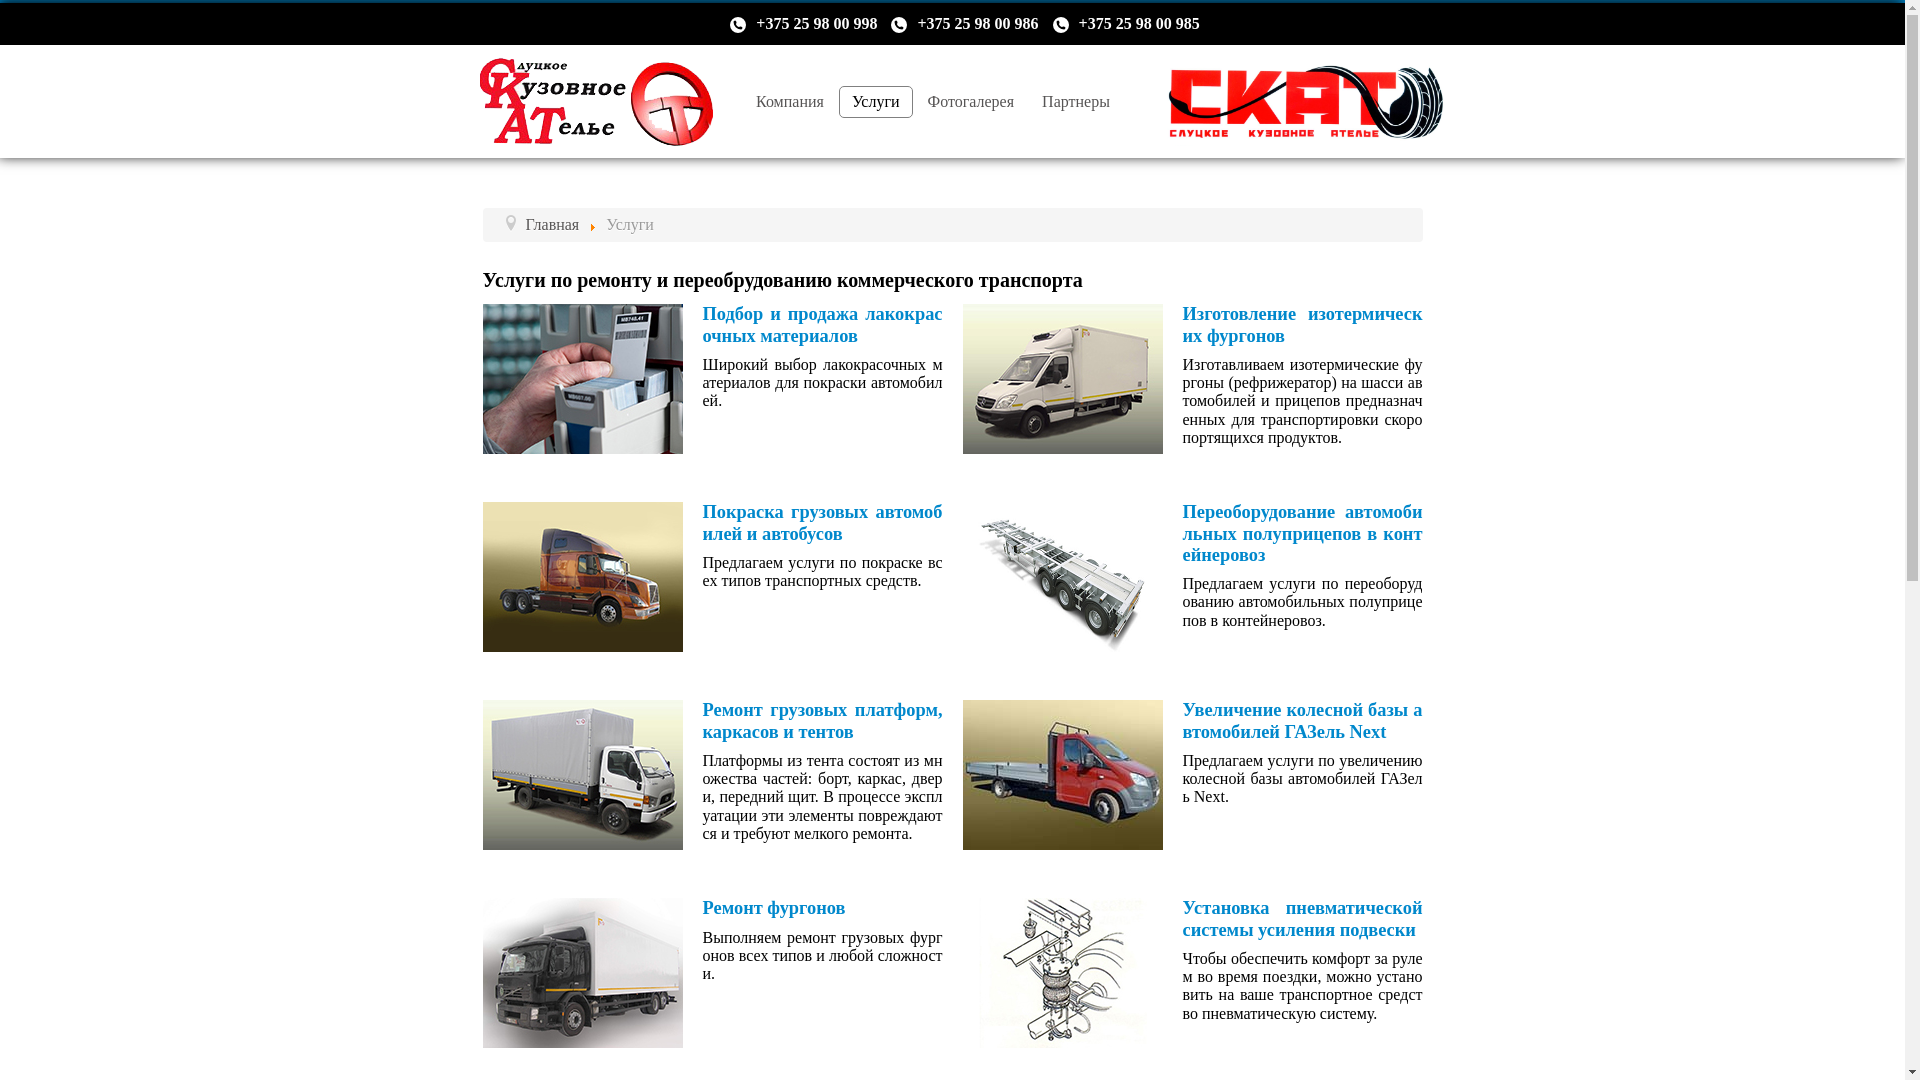 The height and width of the screenshot is (1080, 1920). Describe the element at coordinates (816, 23) in the screenshot. I see `'+375 25 98 00 998'` at that location.